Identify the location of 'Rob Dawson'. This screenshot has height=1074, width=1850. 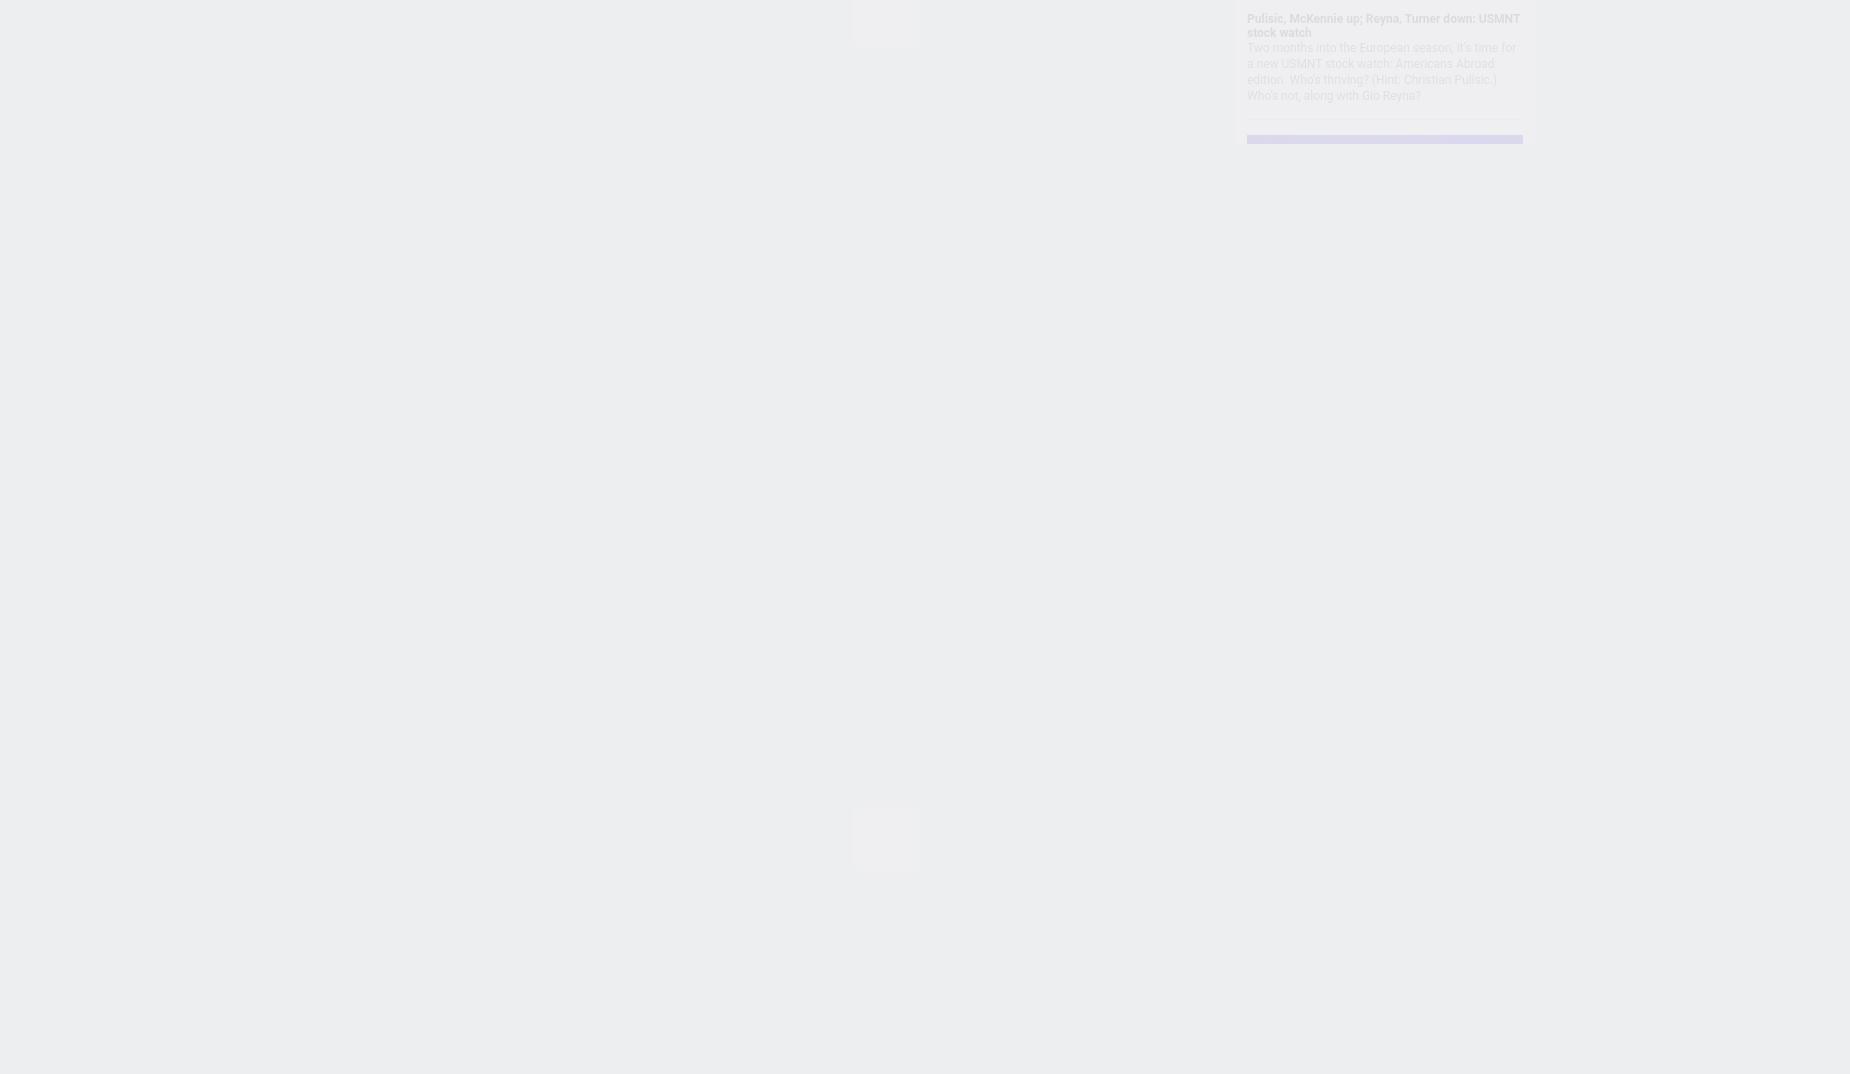
(635, 627).